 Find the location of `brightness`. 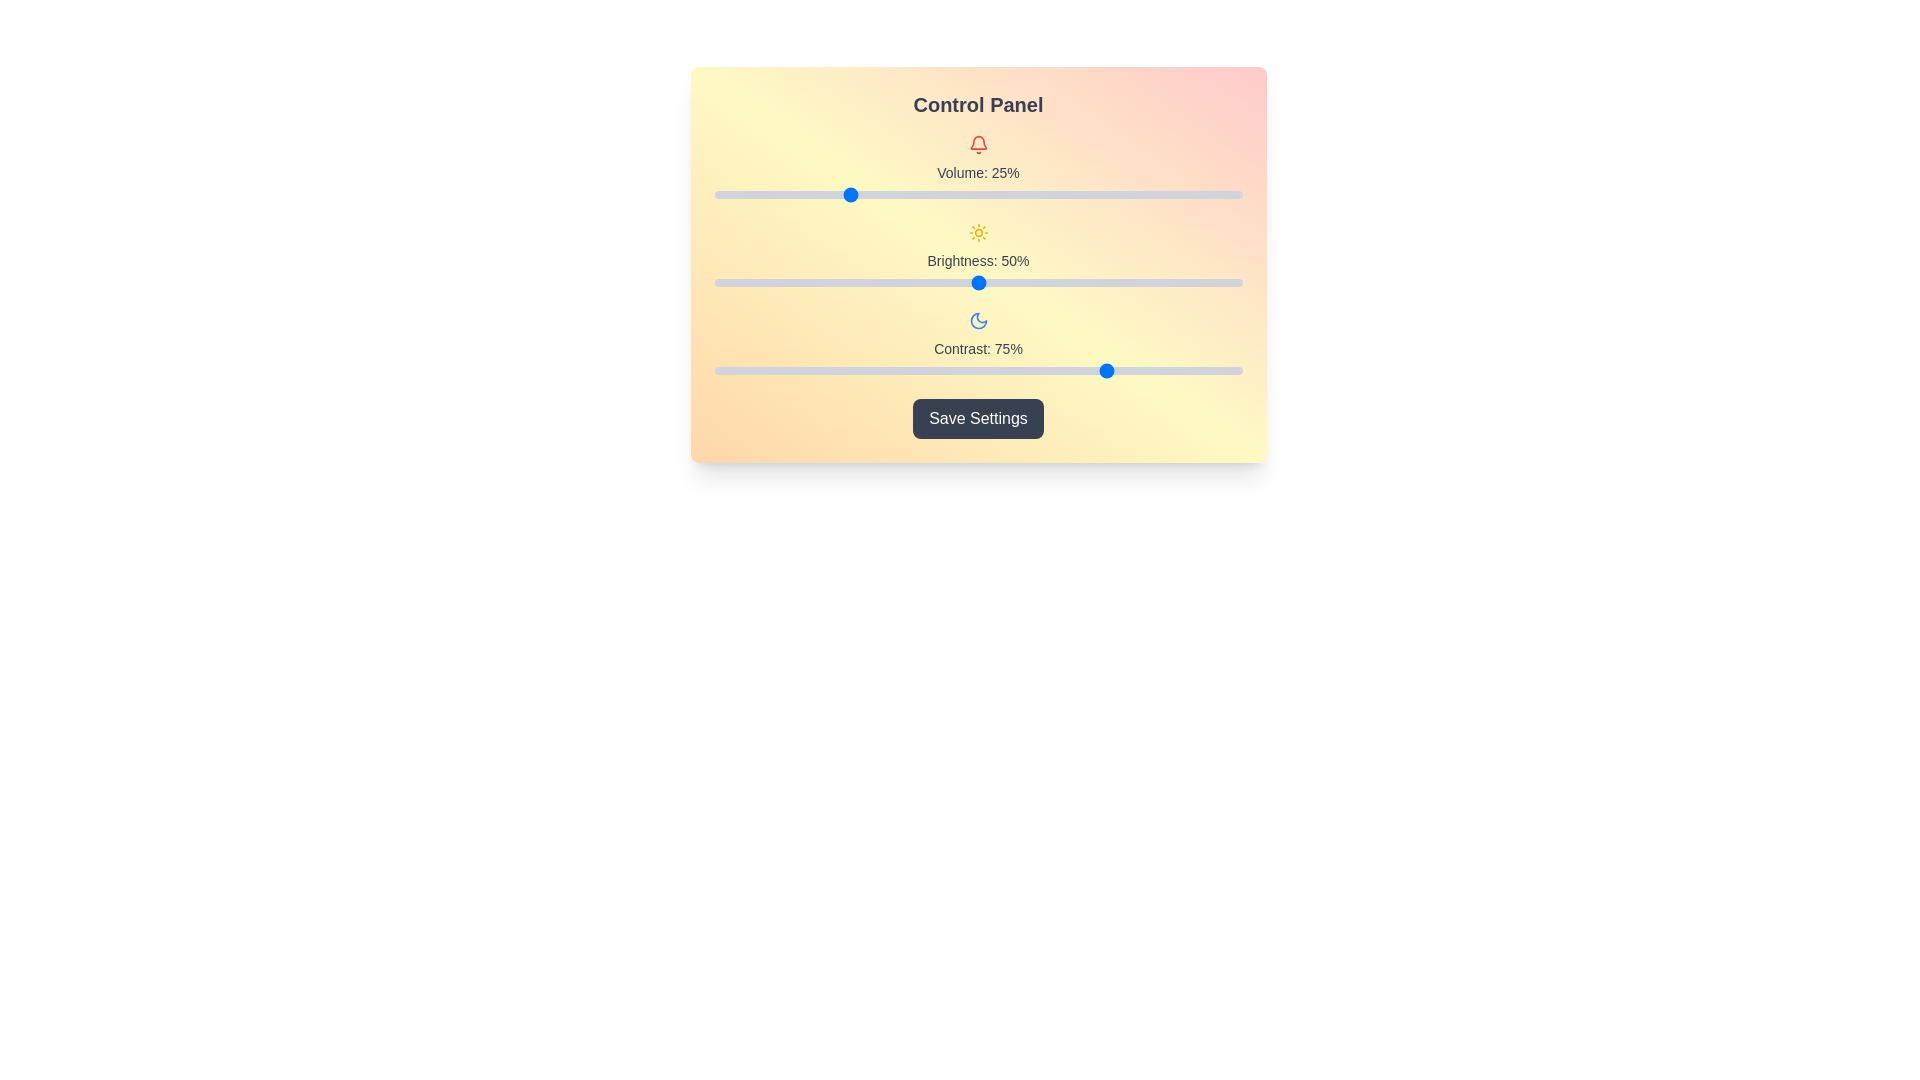

brightness is located at coordinates (1179, 282).